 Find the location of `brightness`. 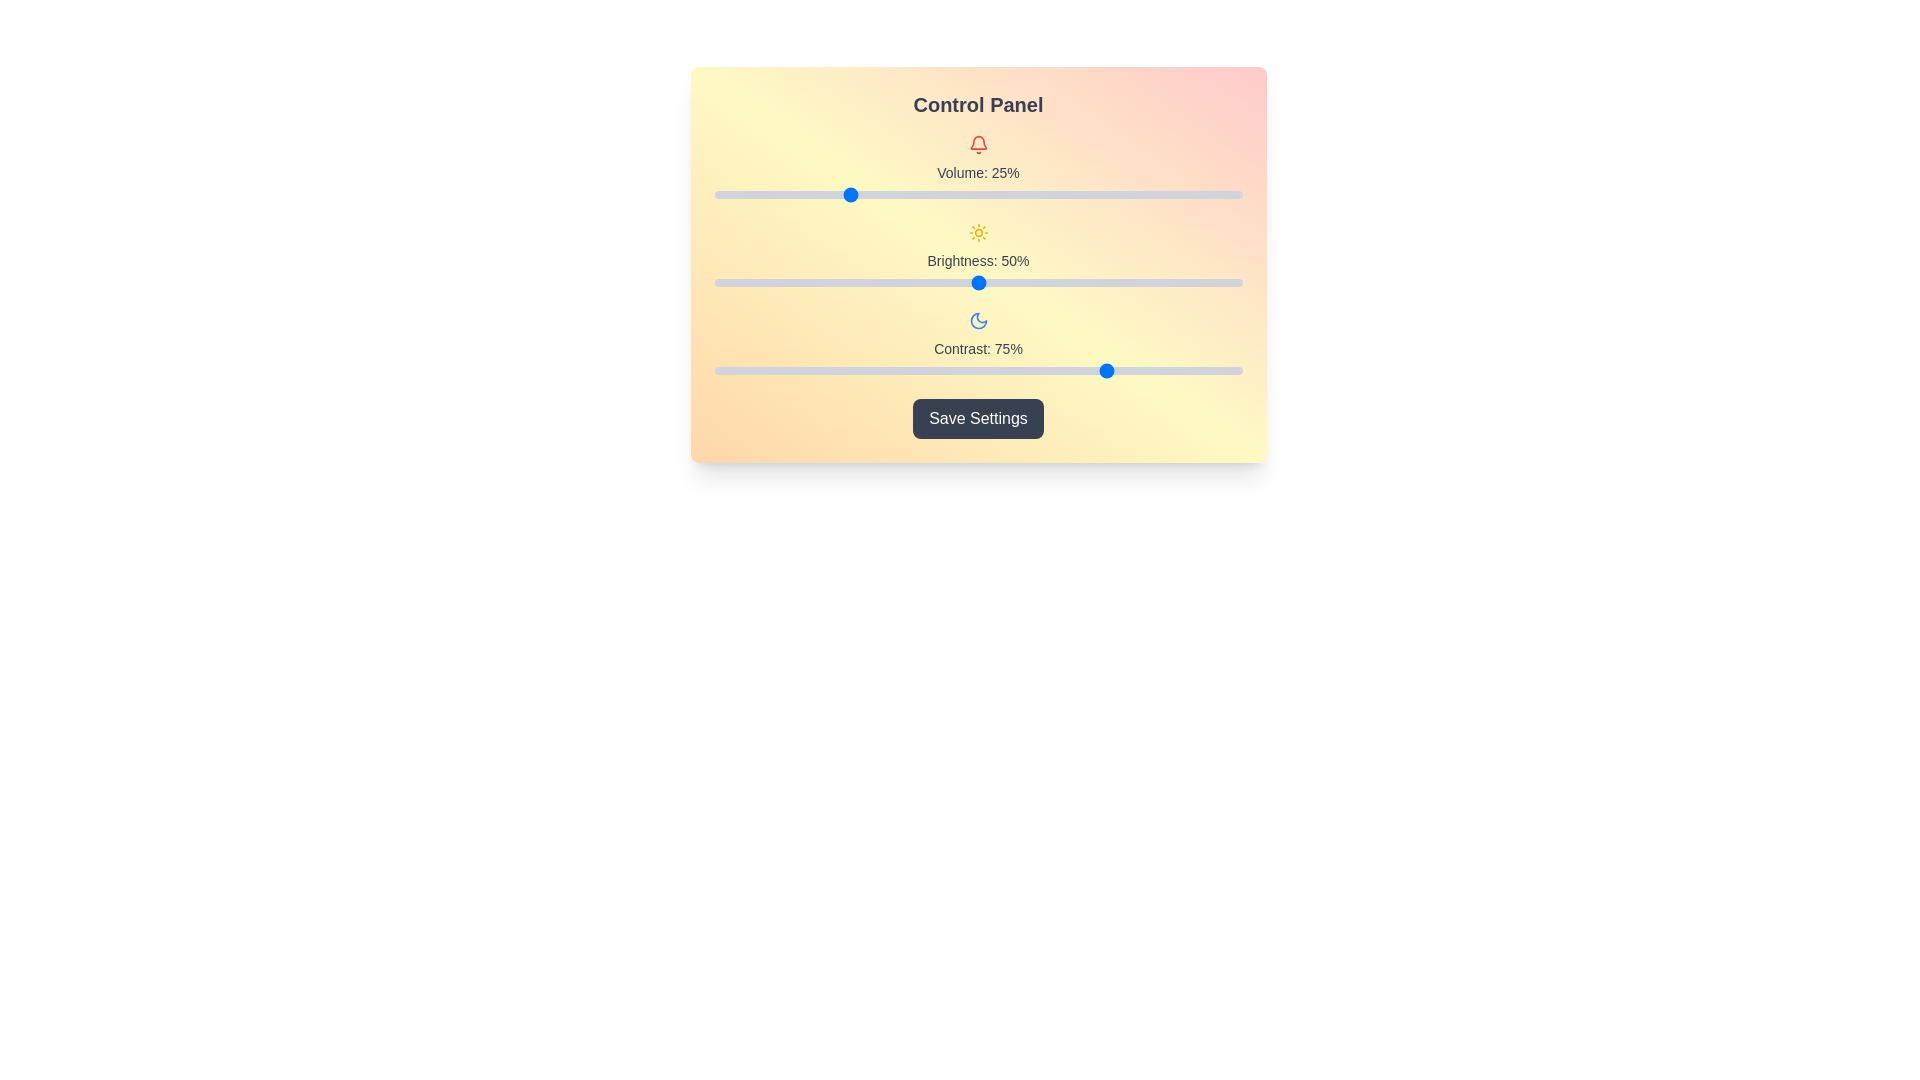

brightness is located at coordinates (1179, 282).